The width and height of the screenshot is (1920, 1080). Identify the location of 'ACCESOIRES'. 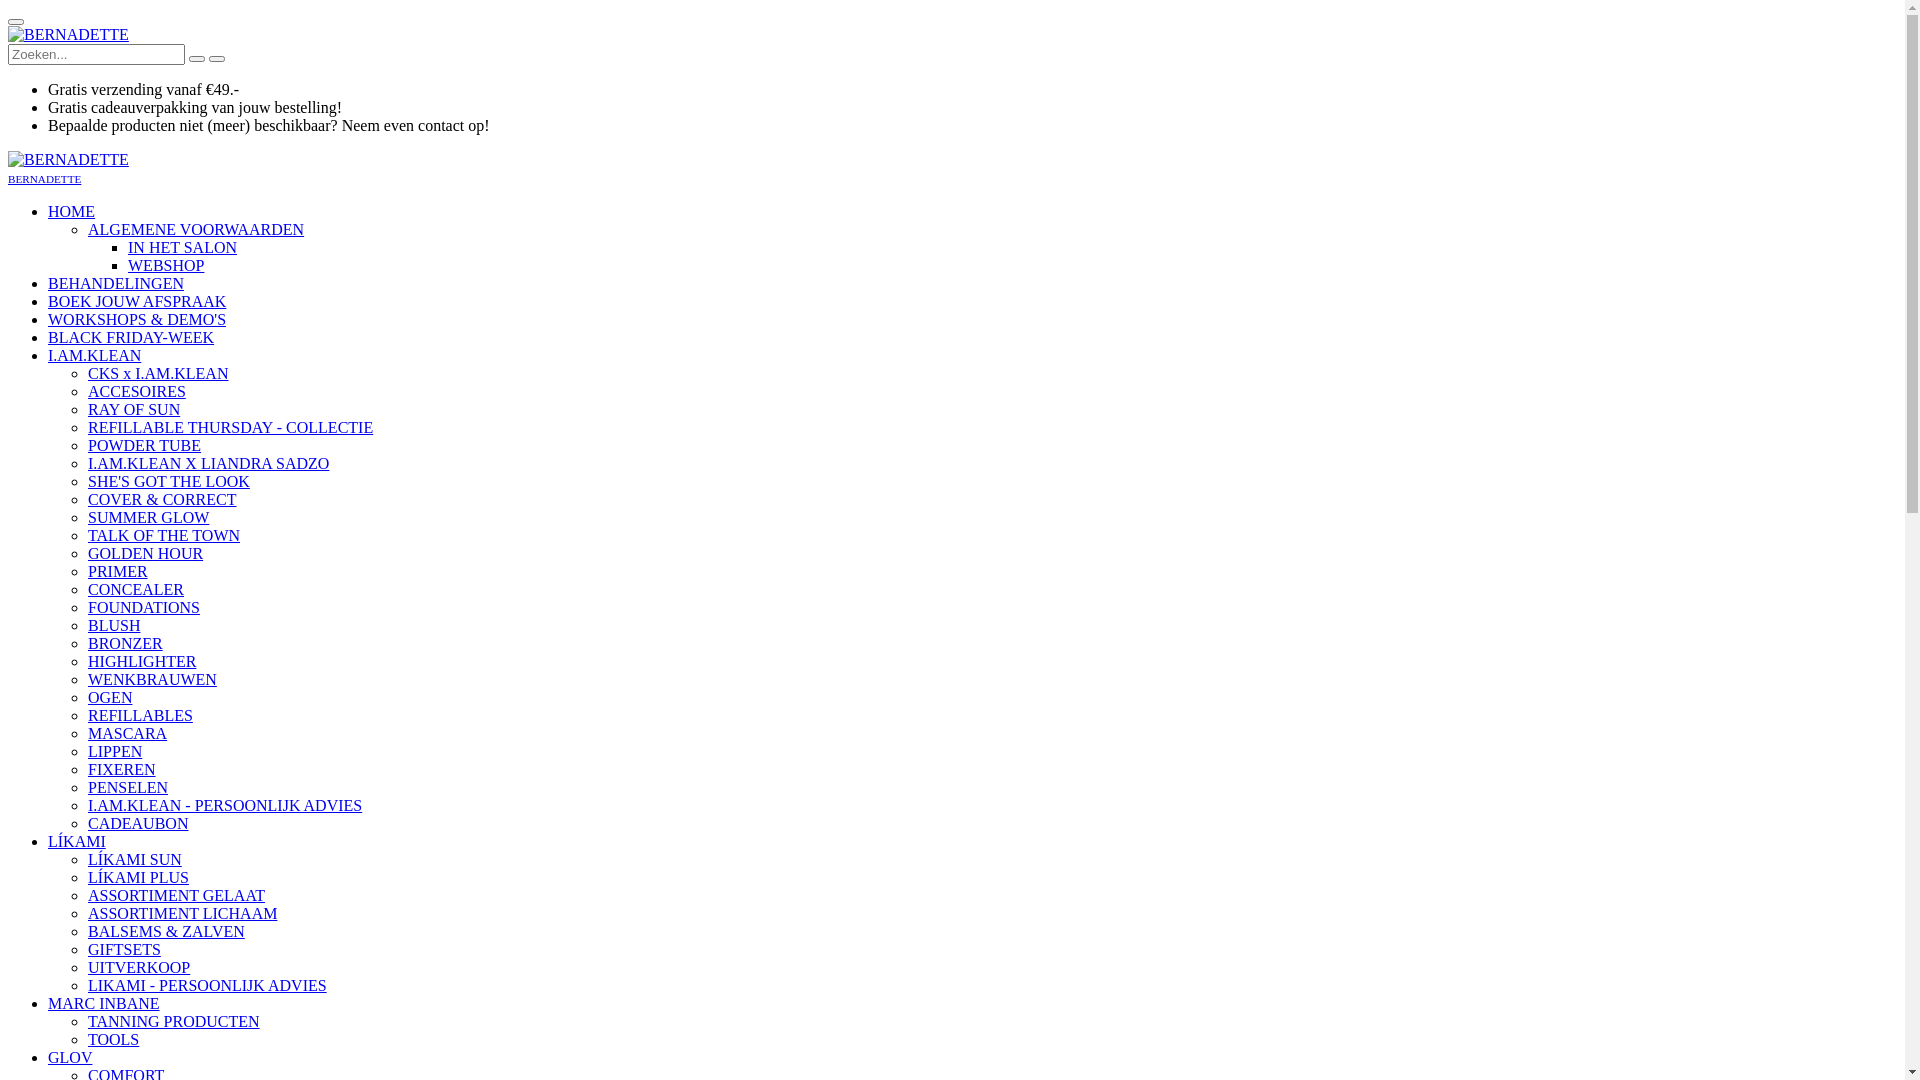
(136, 391).